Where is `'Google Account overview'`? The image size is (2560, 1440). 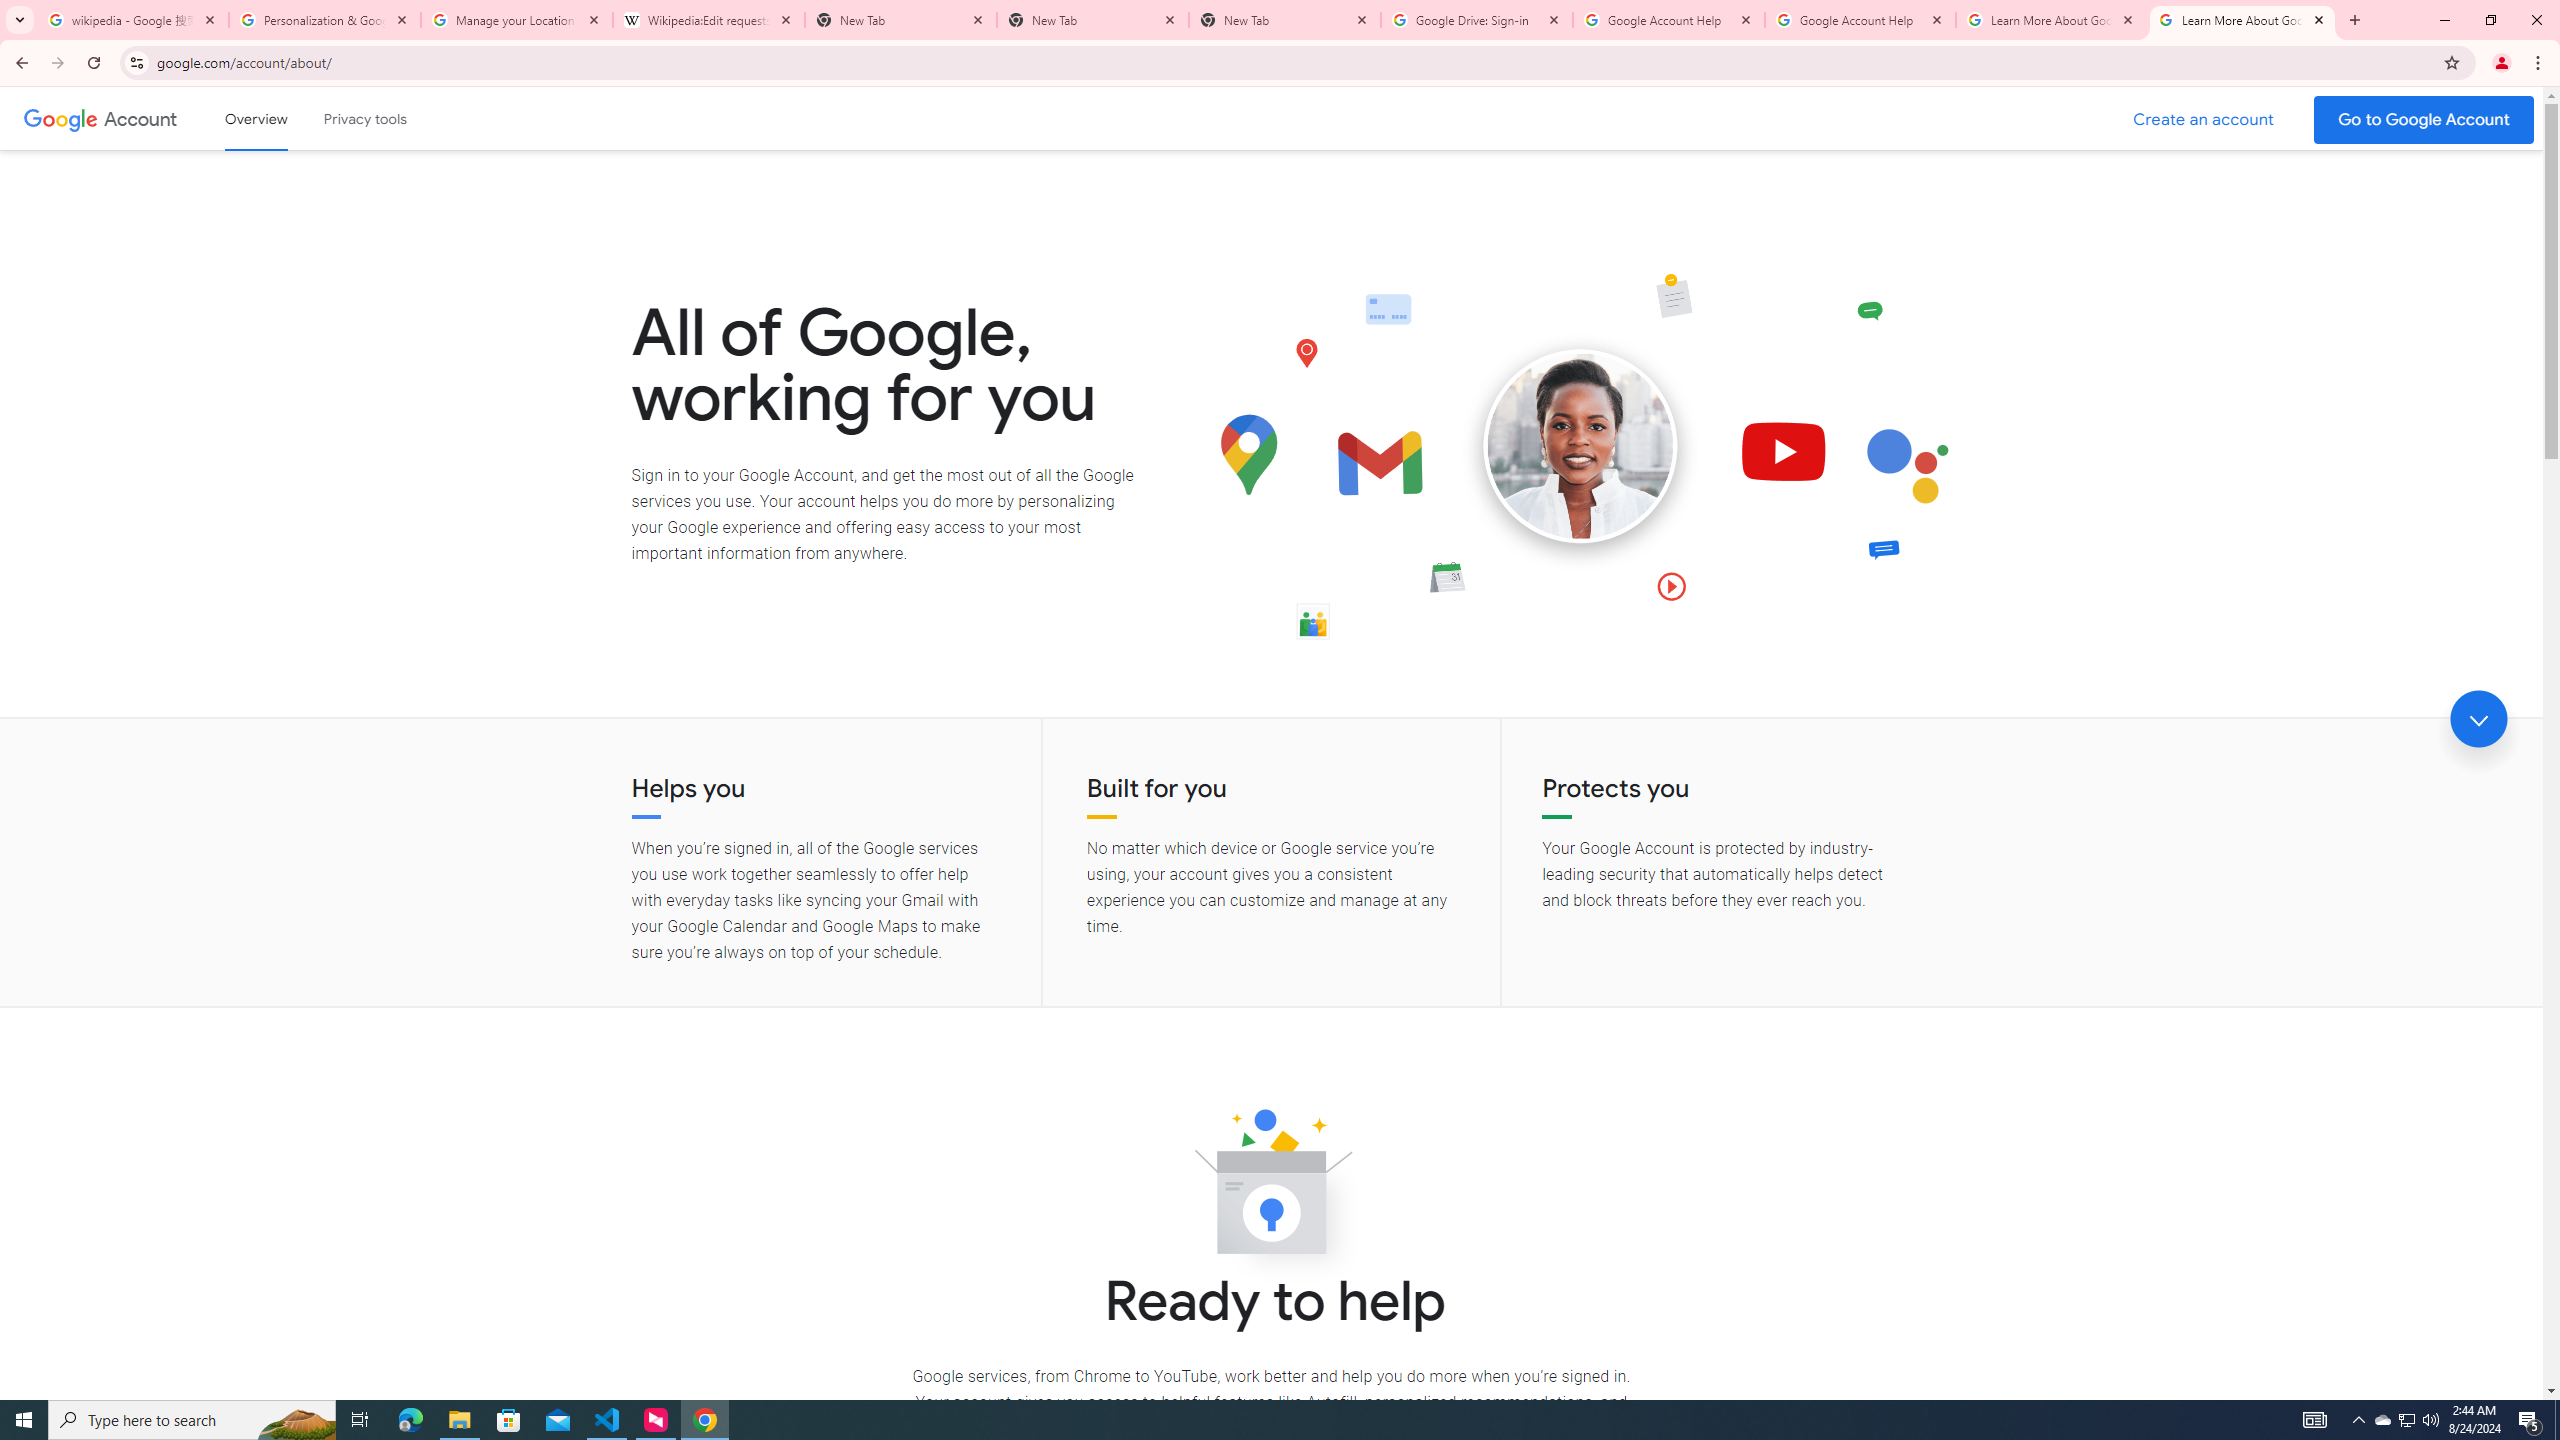 'Google Account overview' is located at coordinates (256, 118).